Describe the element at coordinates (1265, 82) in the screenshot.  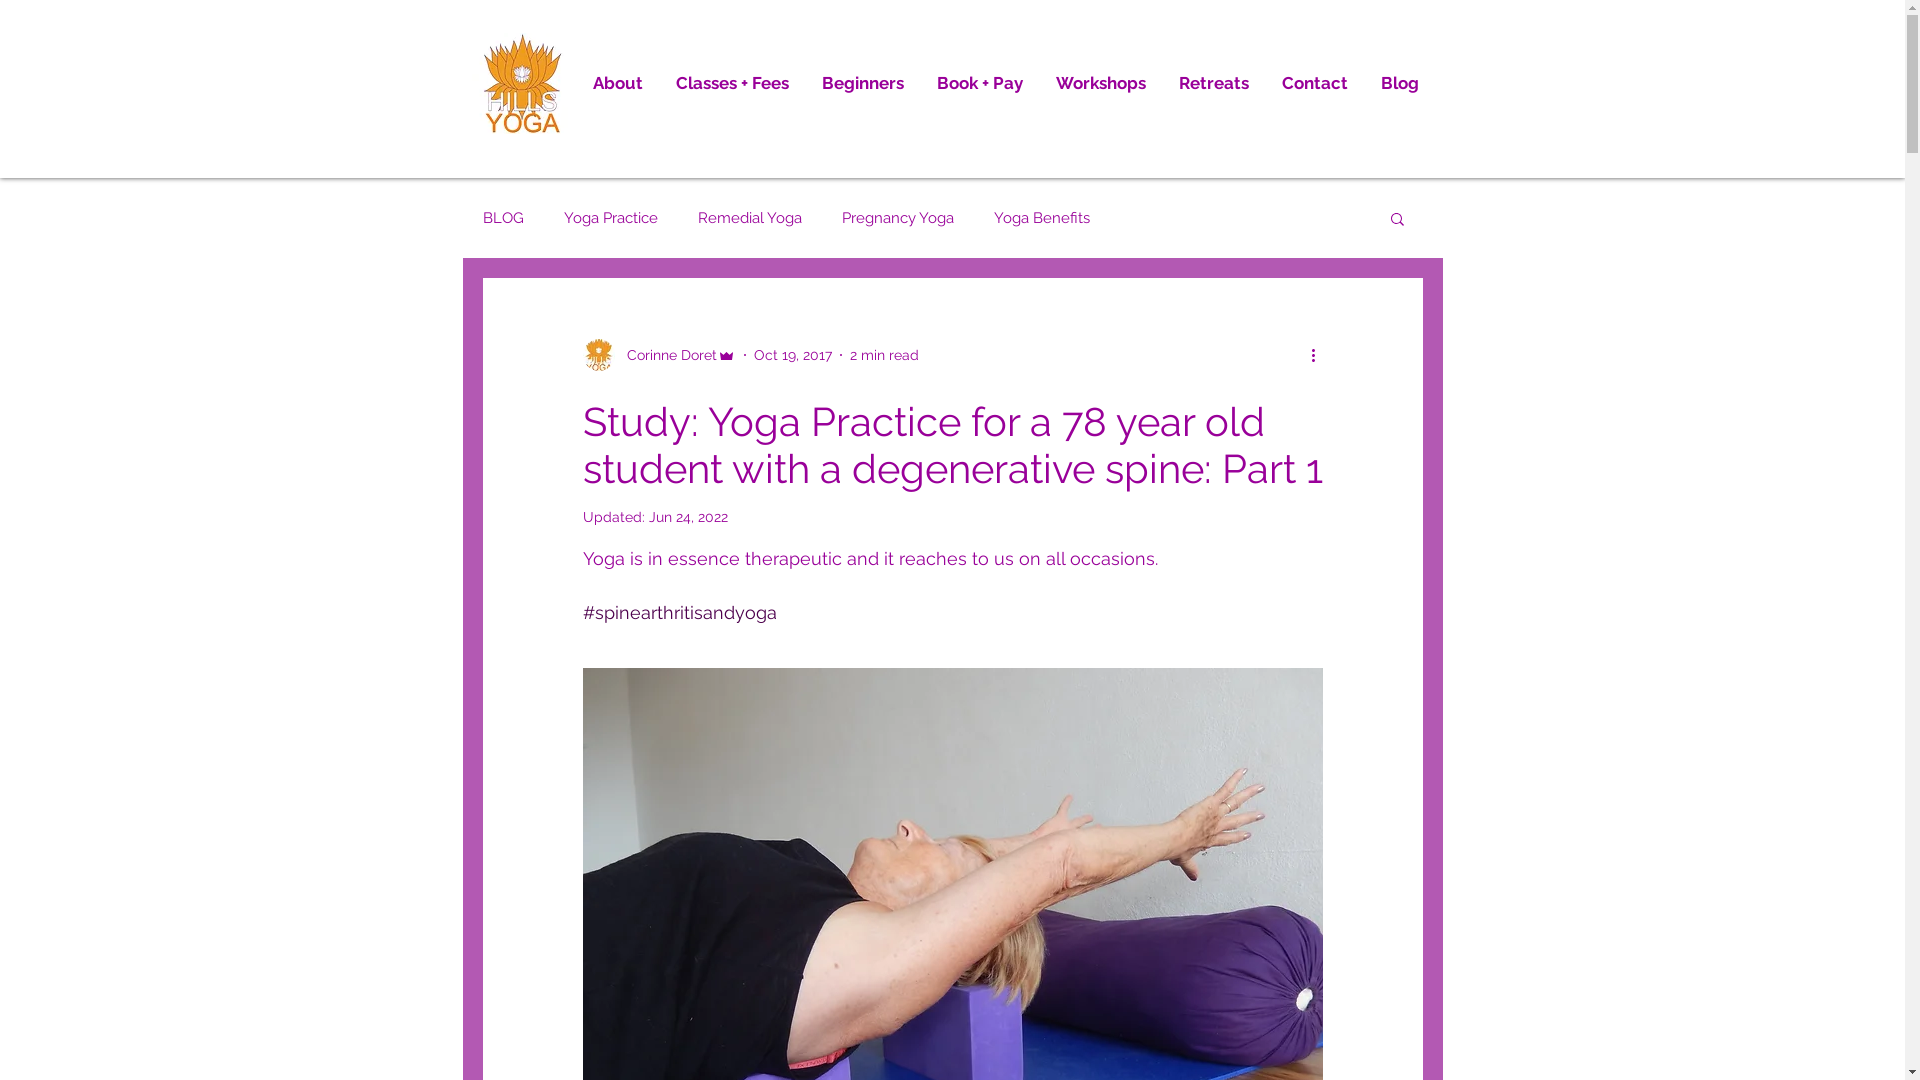
I see `'Contact'` at that location.